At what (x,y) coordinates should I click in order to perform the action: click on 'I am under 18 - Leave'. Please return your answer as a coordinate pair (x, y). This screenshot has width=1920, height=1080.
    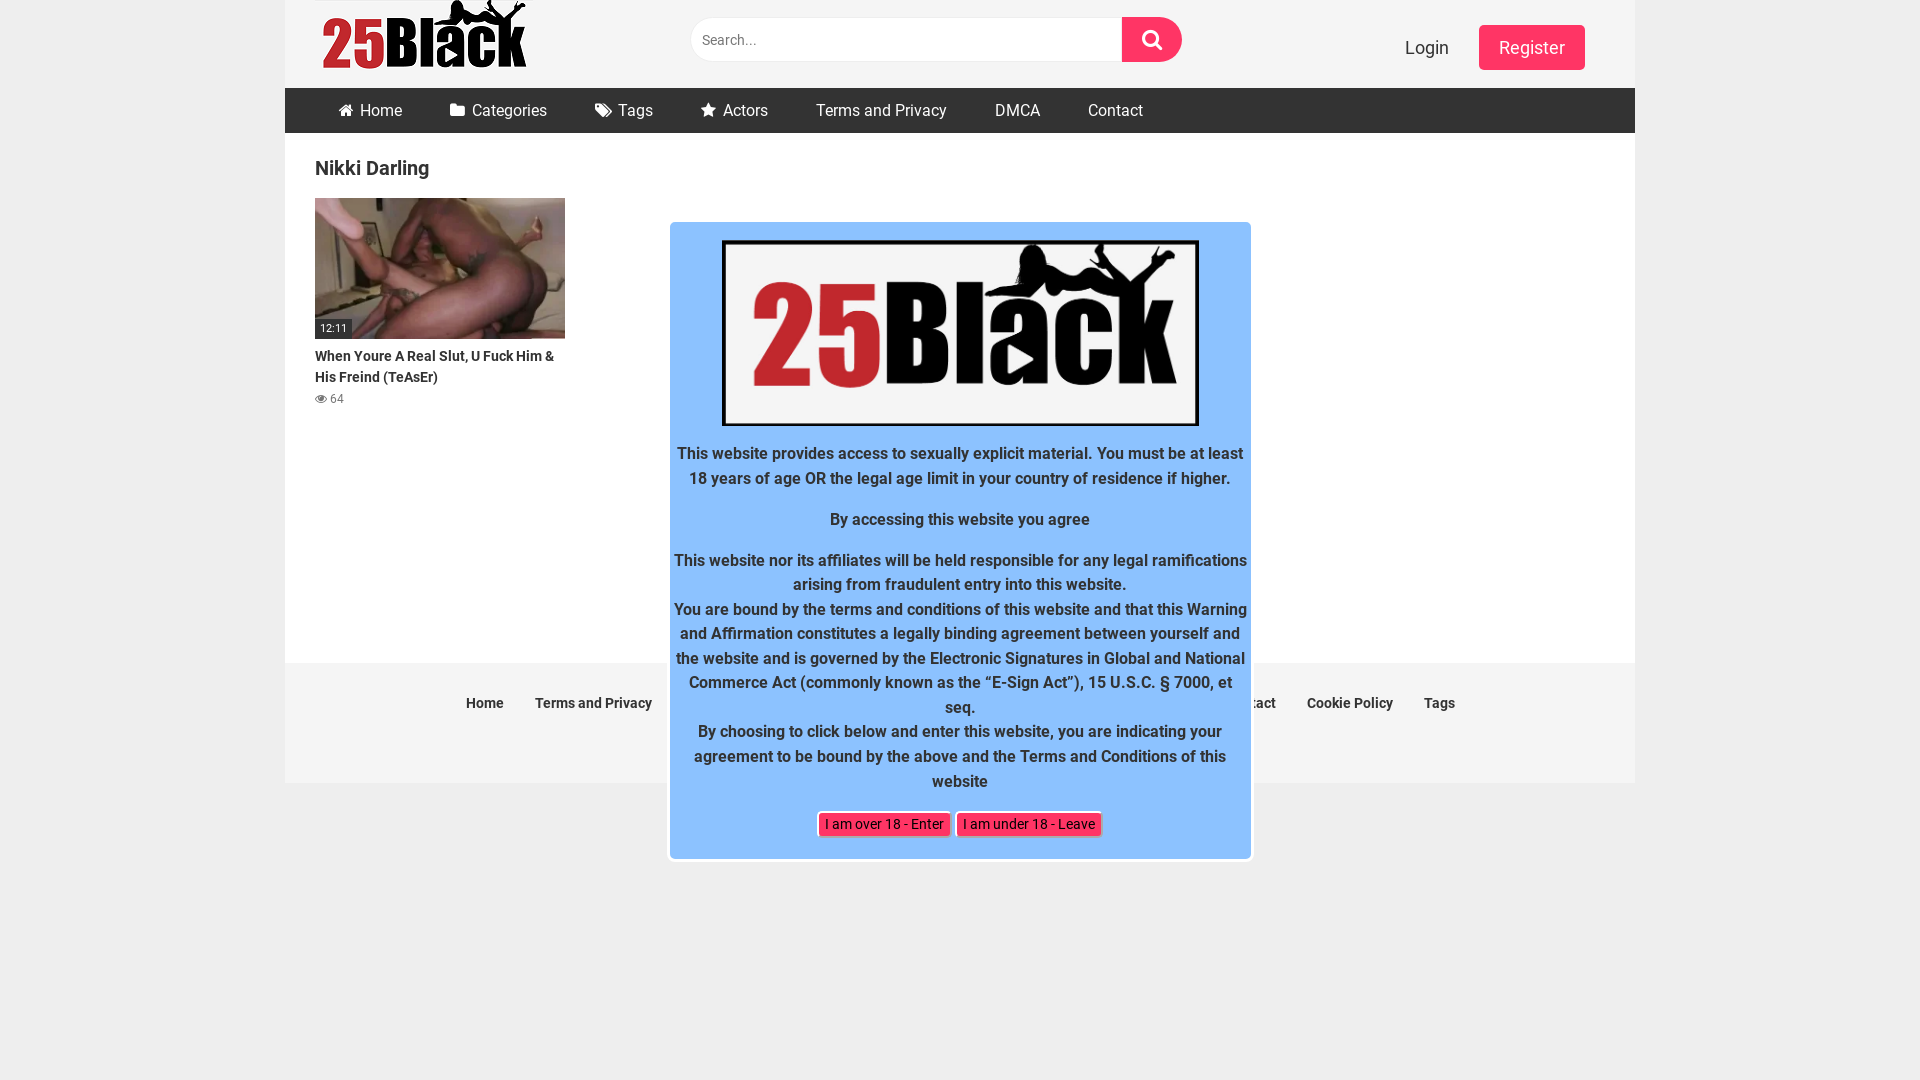
    Looking at the image, I should click on (1028, 824).